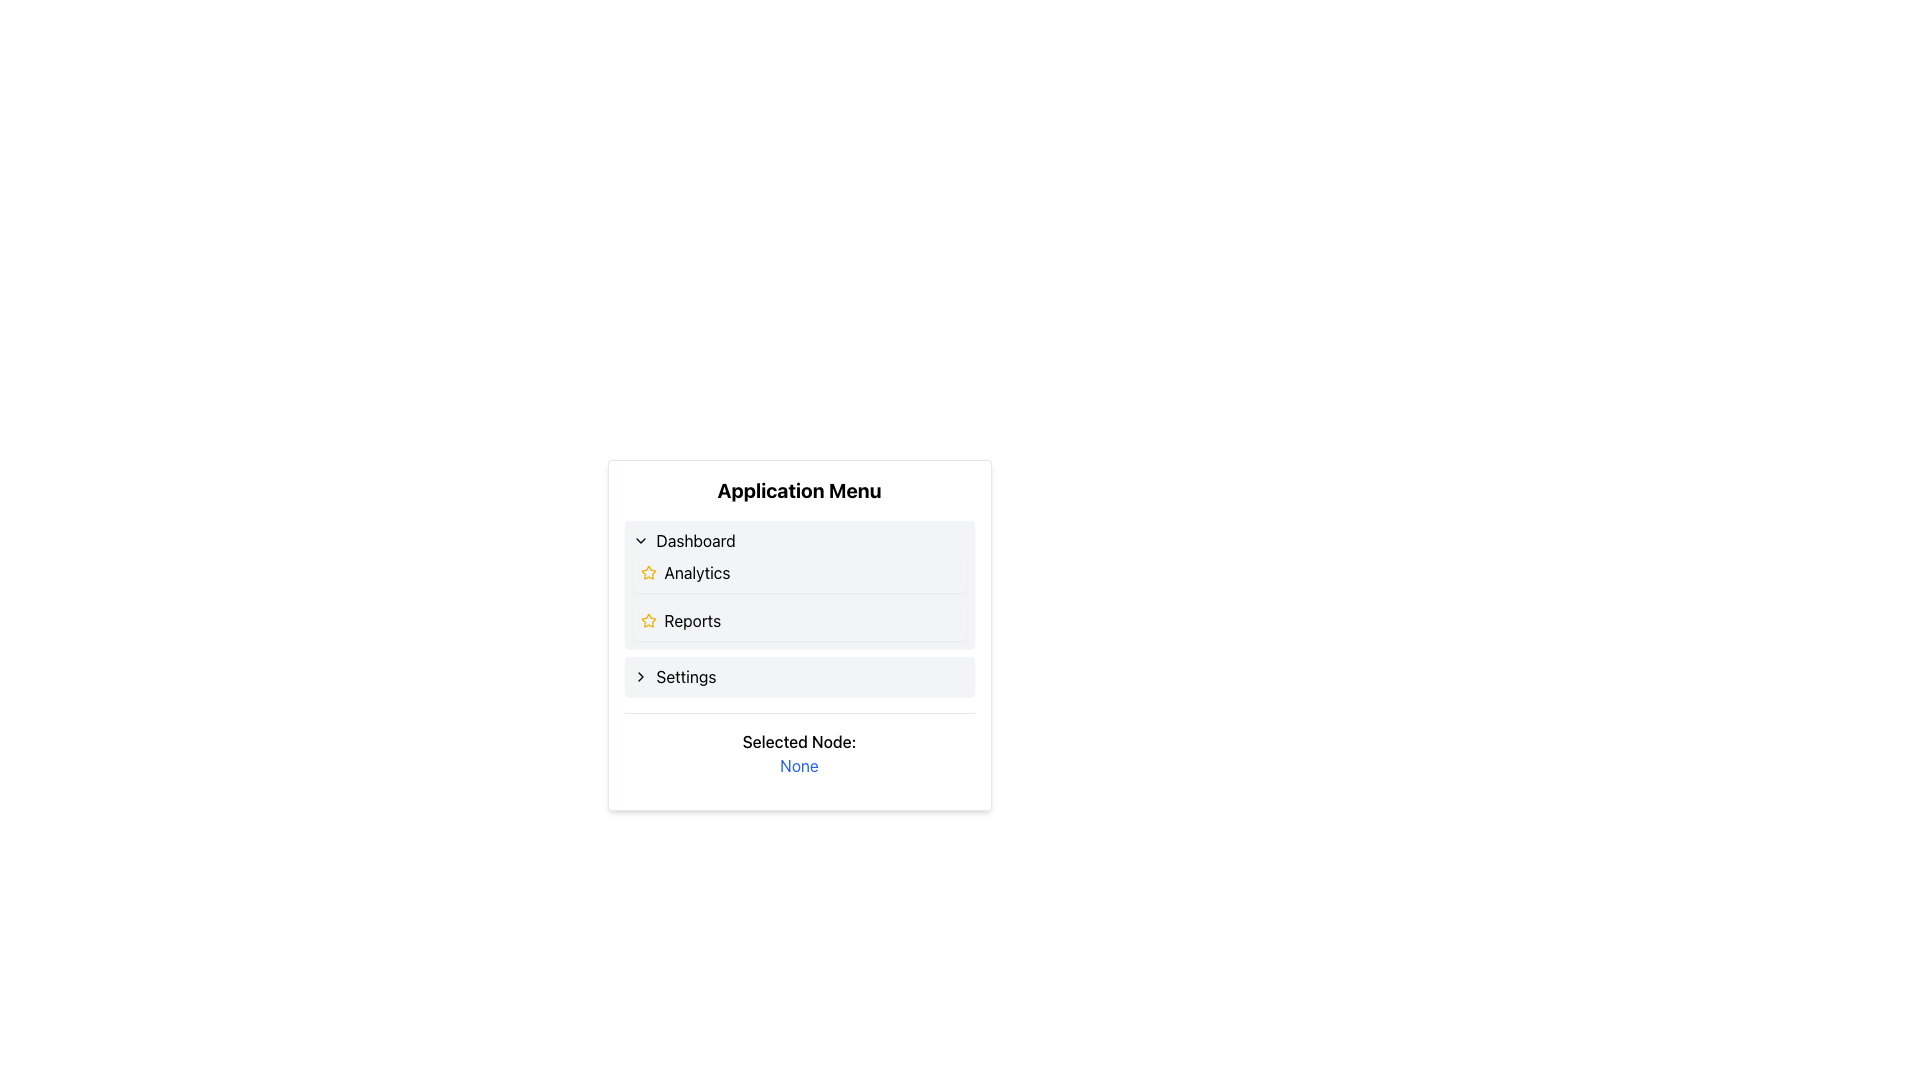  Describe the element at coordinates (648, 573) in the screenshot. I see `the star-shaped icon with a vibrant yellow outline, positioned to the left of the text labeled 'Analytics'` at that location.